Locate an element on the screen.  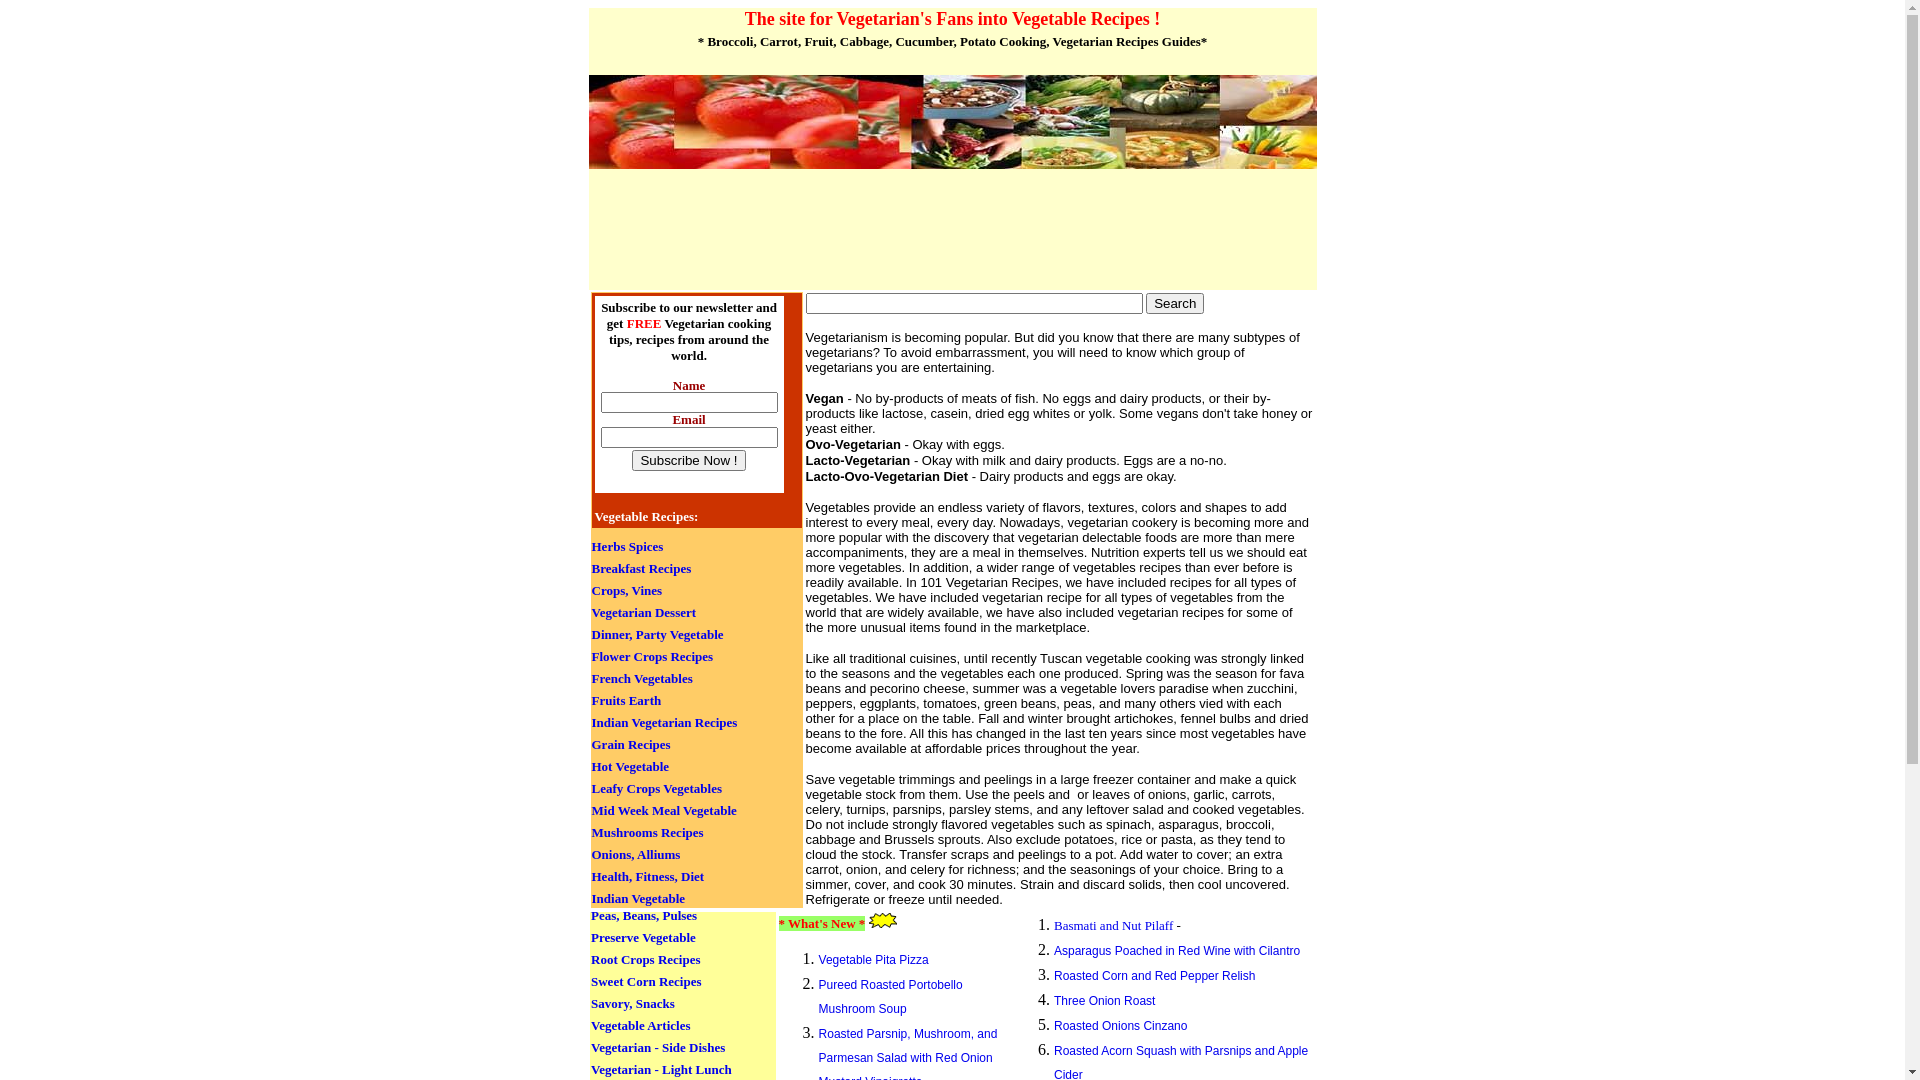
'Advertisement' is located at coordinates (825, 231).